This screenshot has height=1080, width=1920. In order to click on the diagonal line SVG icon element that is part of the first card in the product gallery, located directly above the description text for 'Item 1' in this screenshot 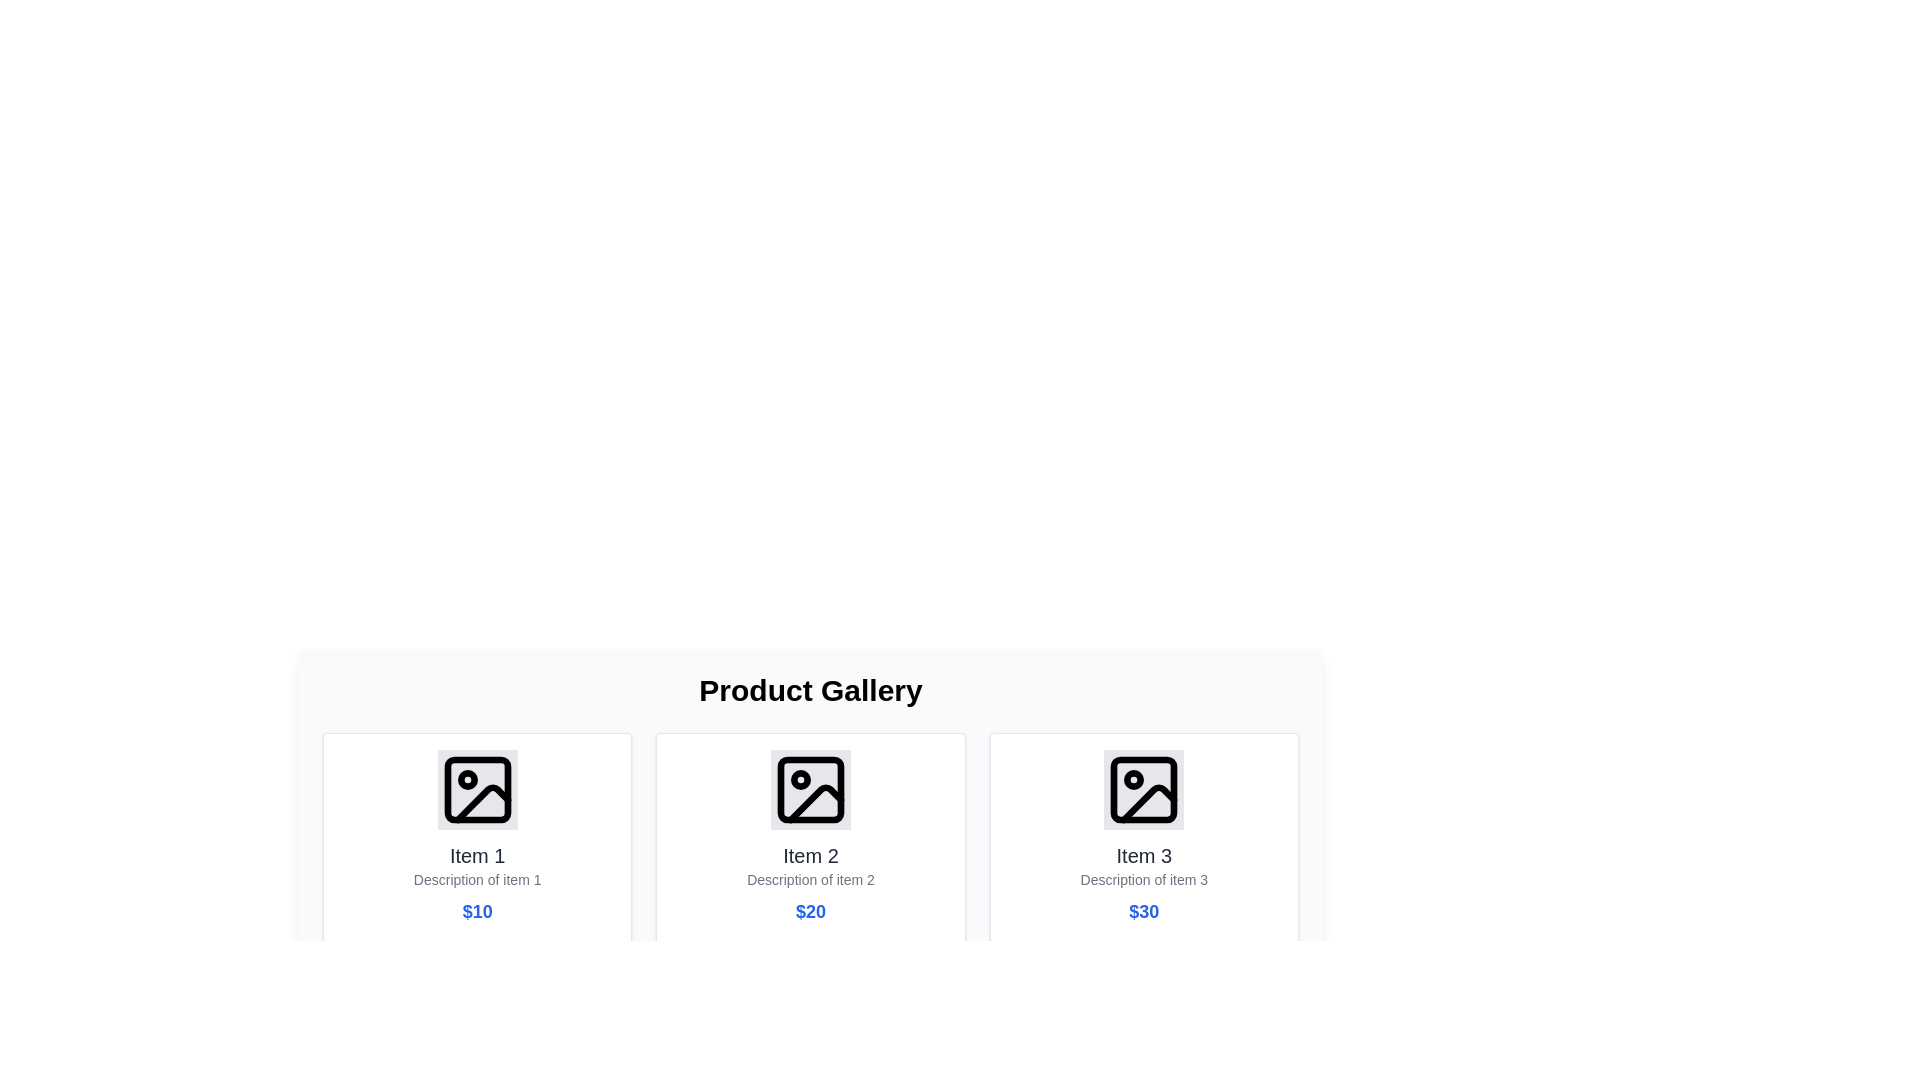, I will do `click(482, 802)`.